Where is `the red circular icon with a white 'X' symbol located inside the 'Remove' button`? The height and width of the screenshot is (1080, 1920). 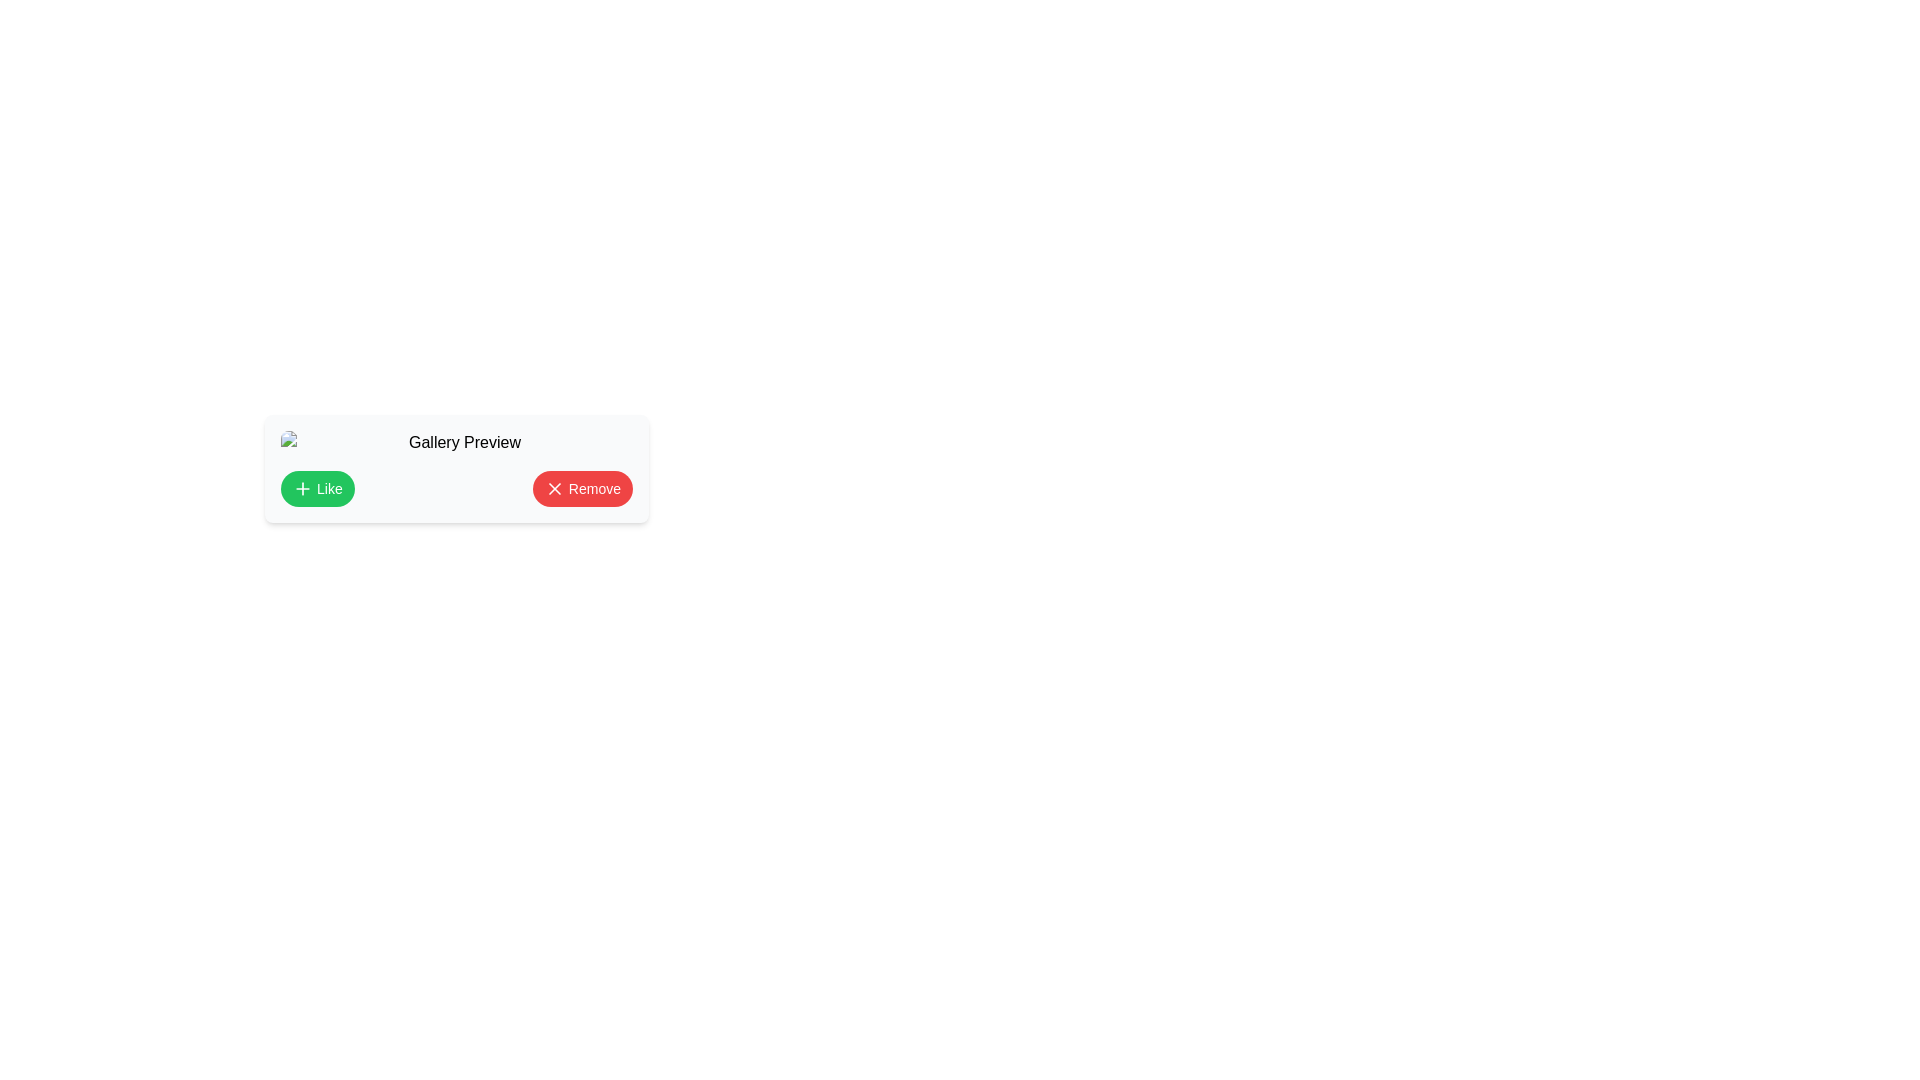 the red circular icon with a white 'X' symbol located inside the 'Remove' button is located at coordinates (554, 489).